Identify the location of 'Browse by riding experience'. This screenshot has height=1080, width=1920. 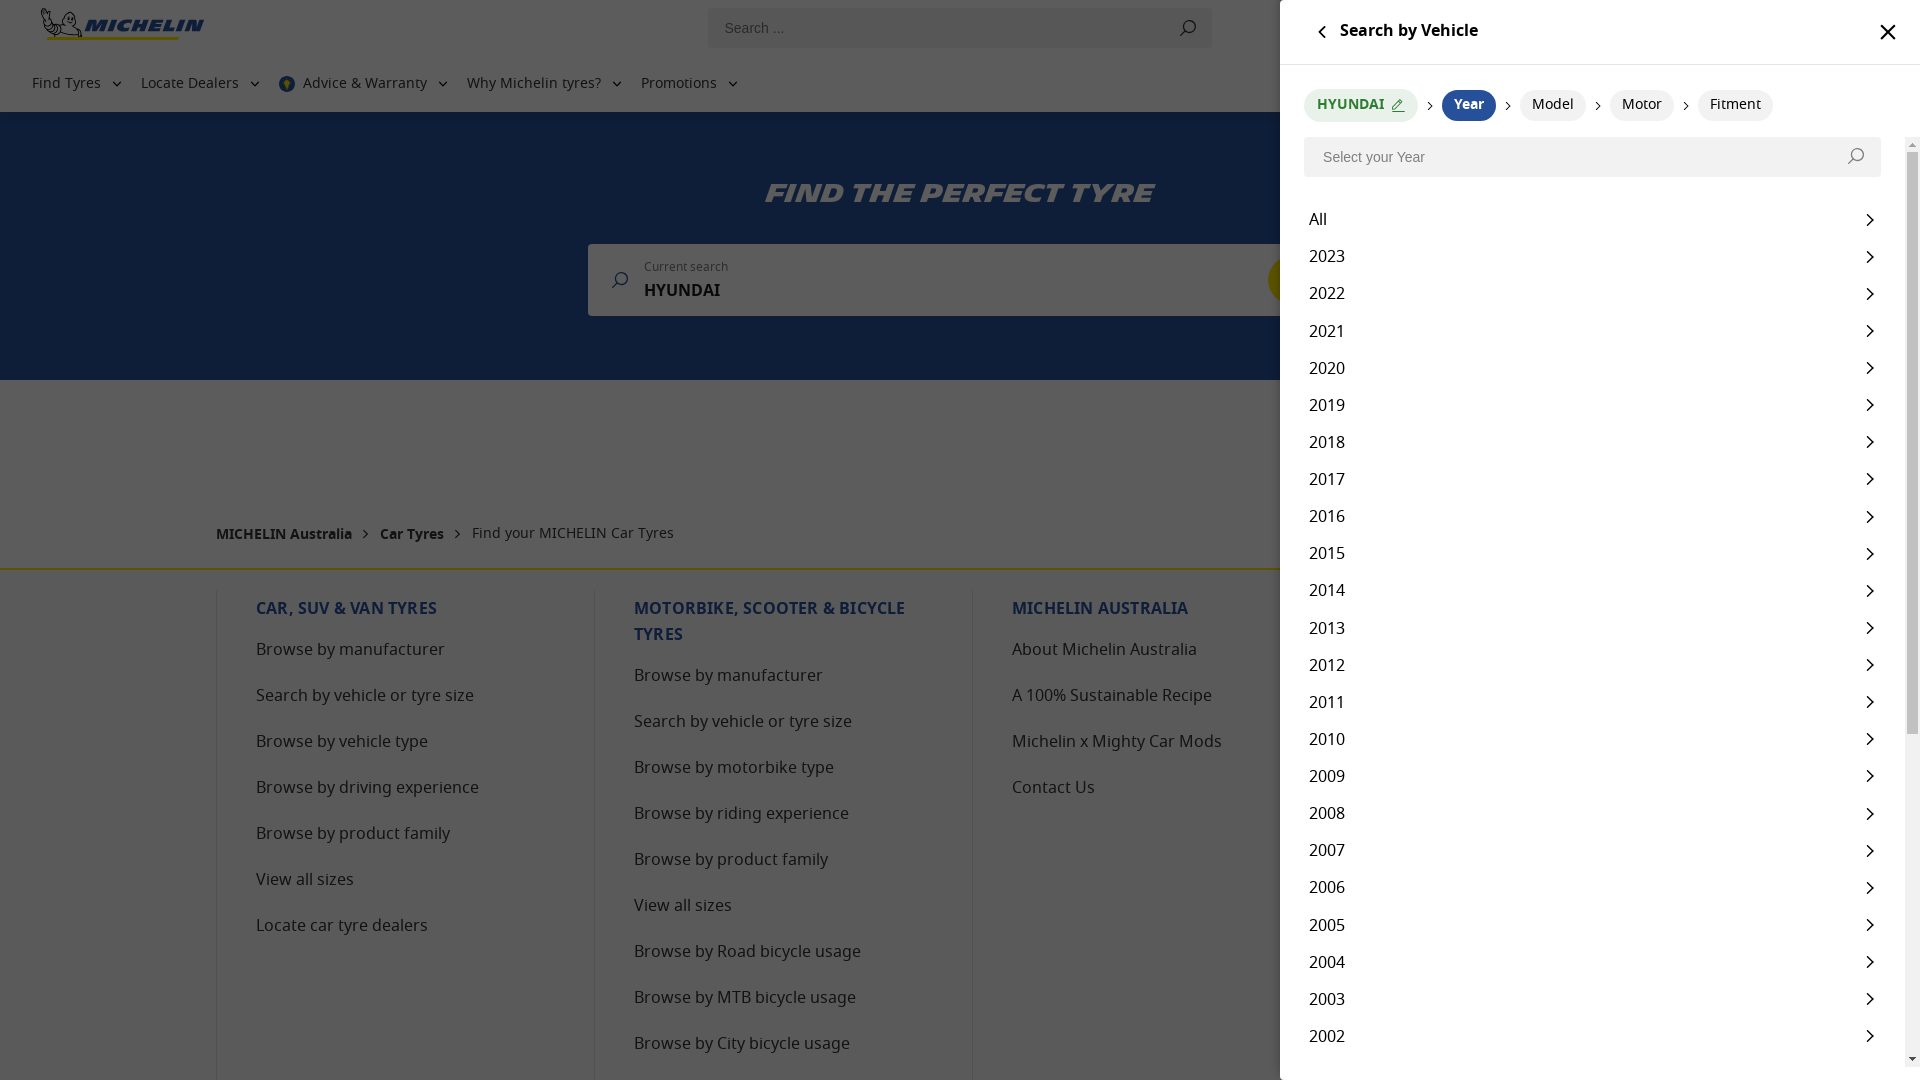
(740, 814).